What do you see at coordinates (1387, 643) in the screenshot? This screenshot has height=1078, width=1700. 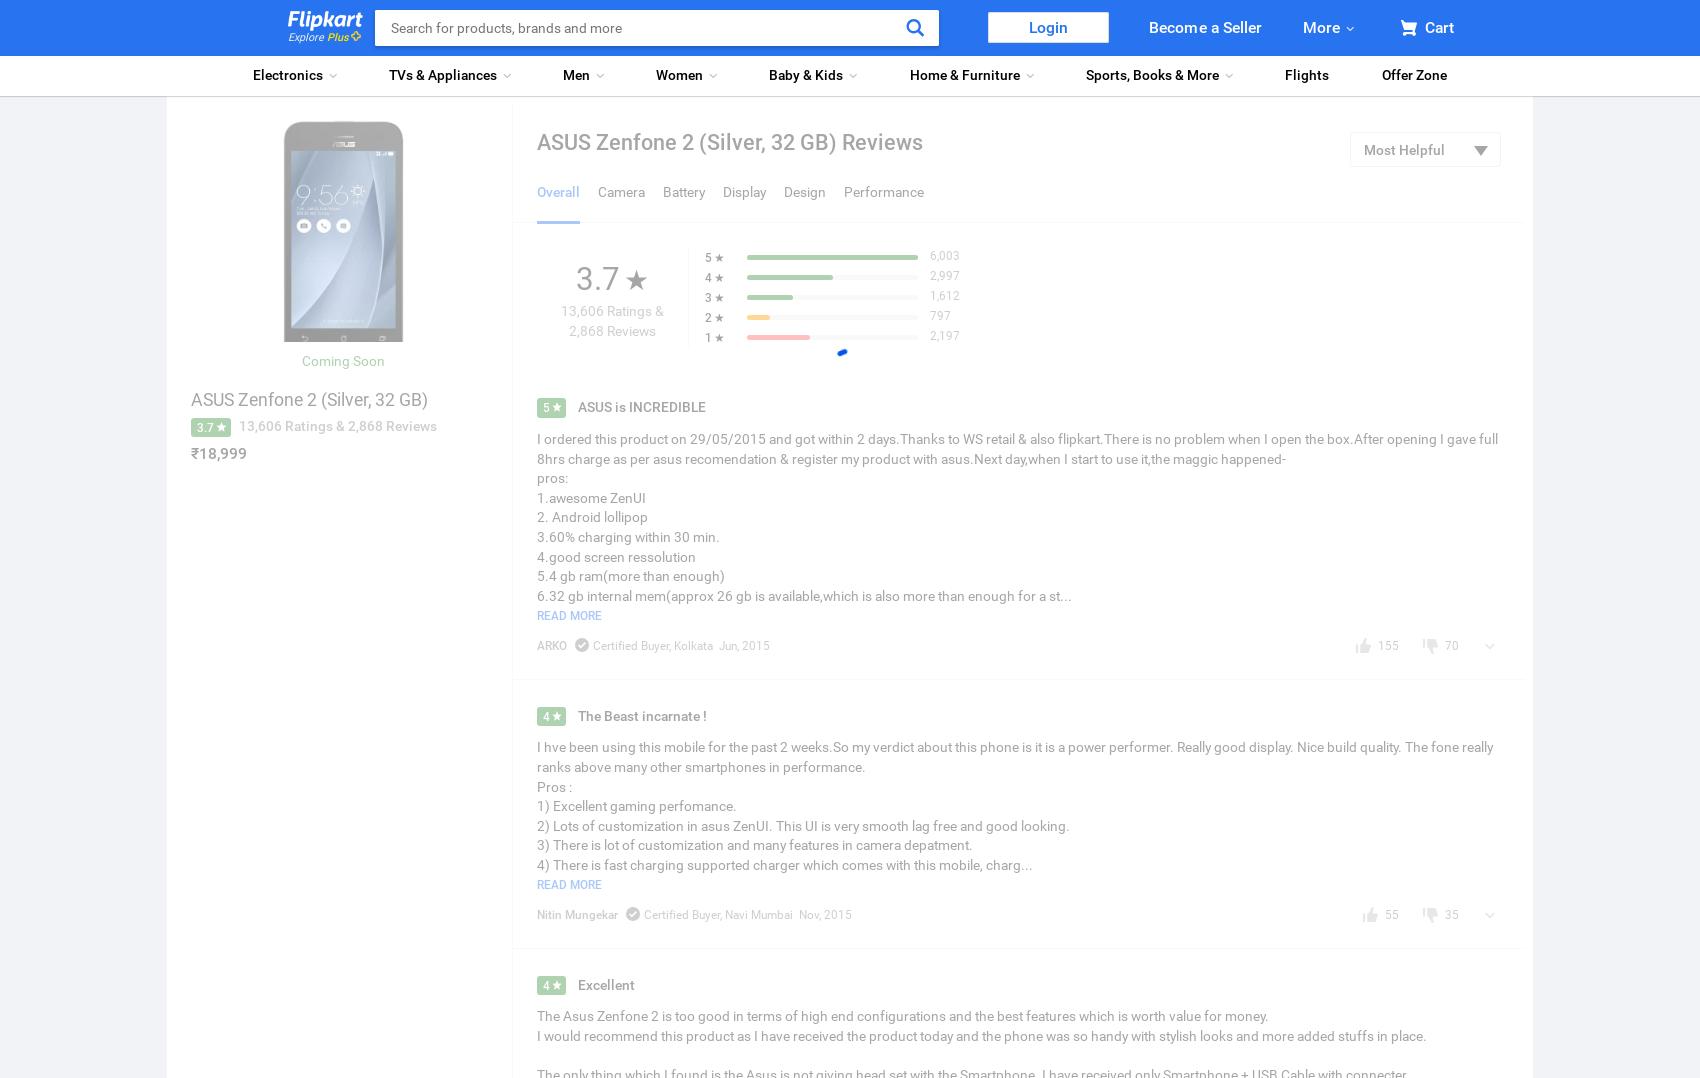 I see `'155'` at bounding box center [1387, 643].